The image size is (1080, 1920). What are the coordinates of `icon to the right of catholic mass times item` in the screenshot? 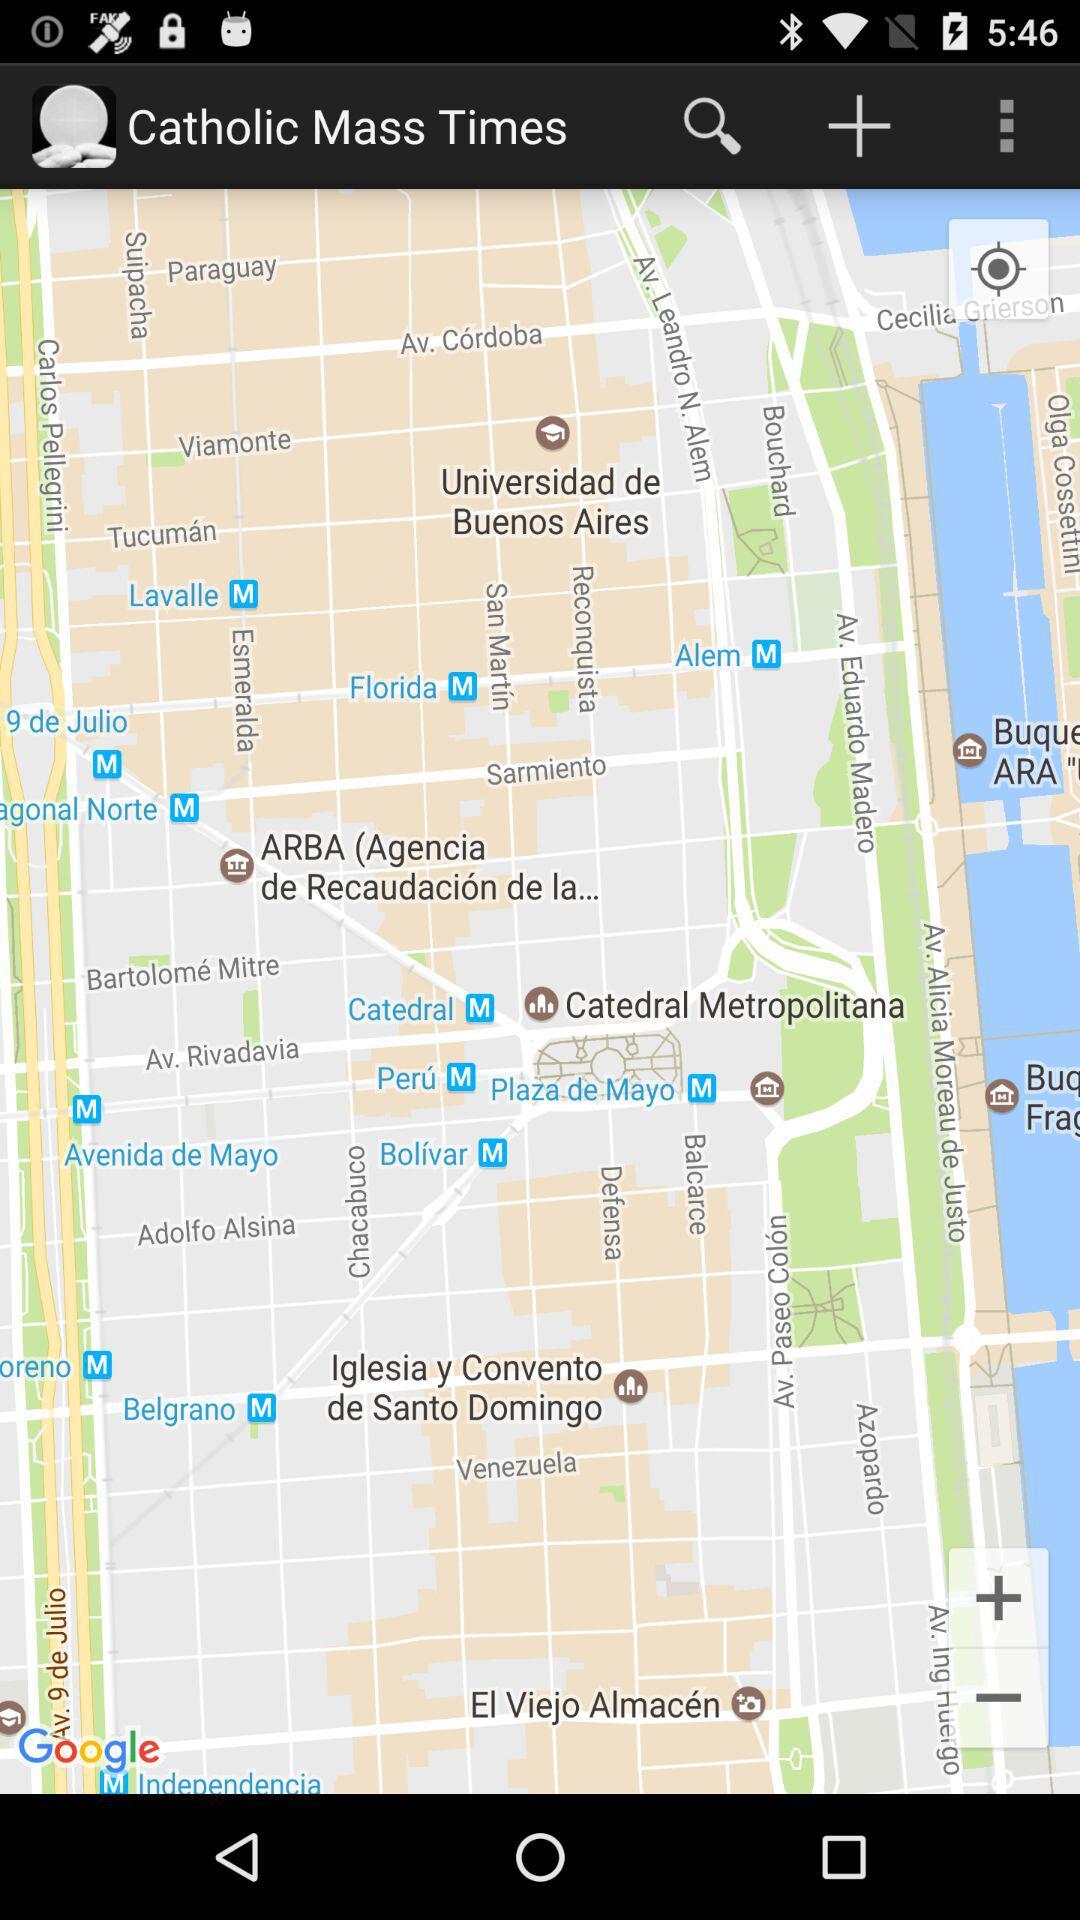 It's located at (711, 124).